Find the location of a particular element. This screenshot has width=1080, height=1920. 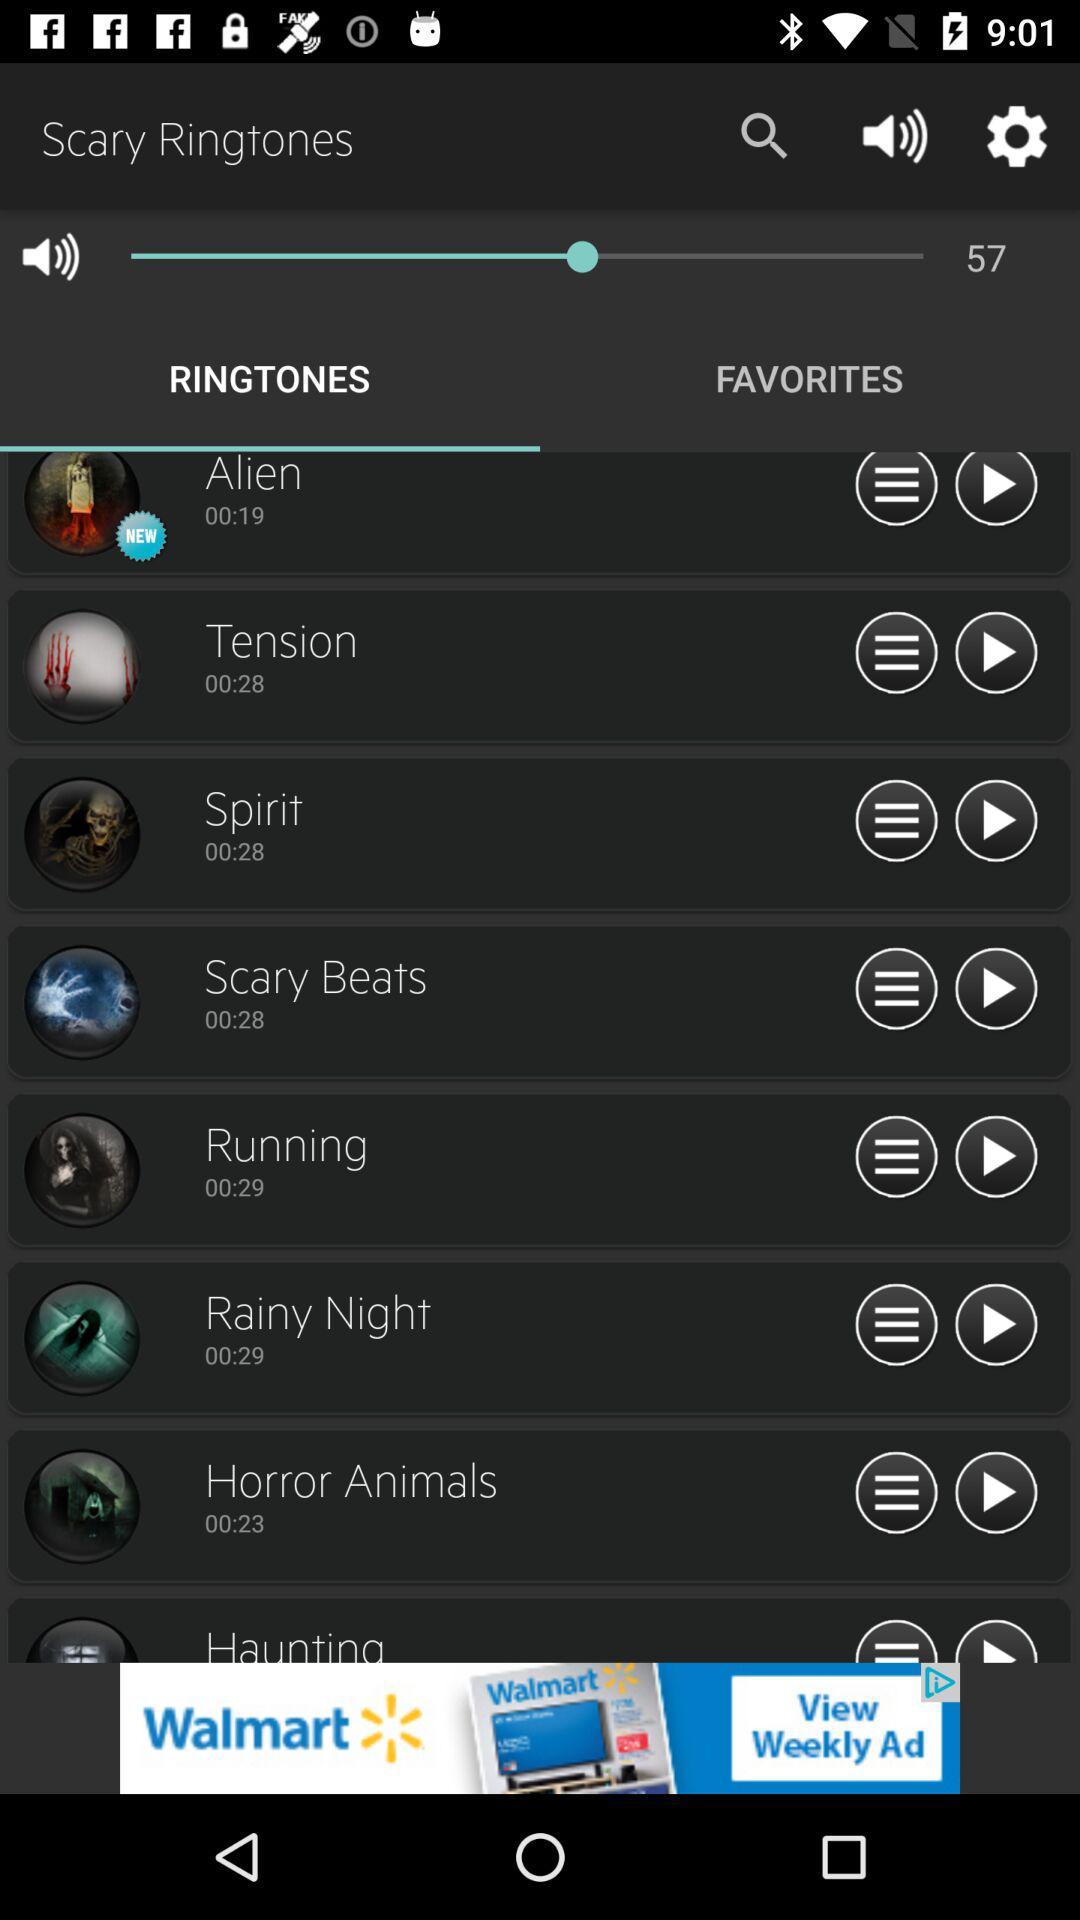

share the article is located at coordinates (540, 1727).